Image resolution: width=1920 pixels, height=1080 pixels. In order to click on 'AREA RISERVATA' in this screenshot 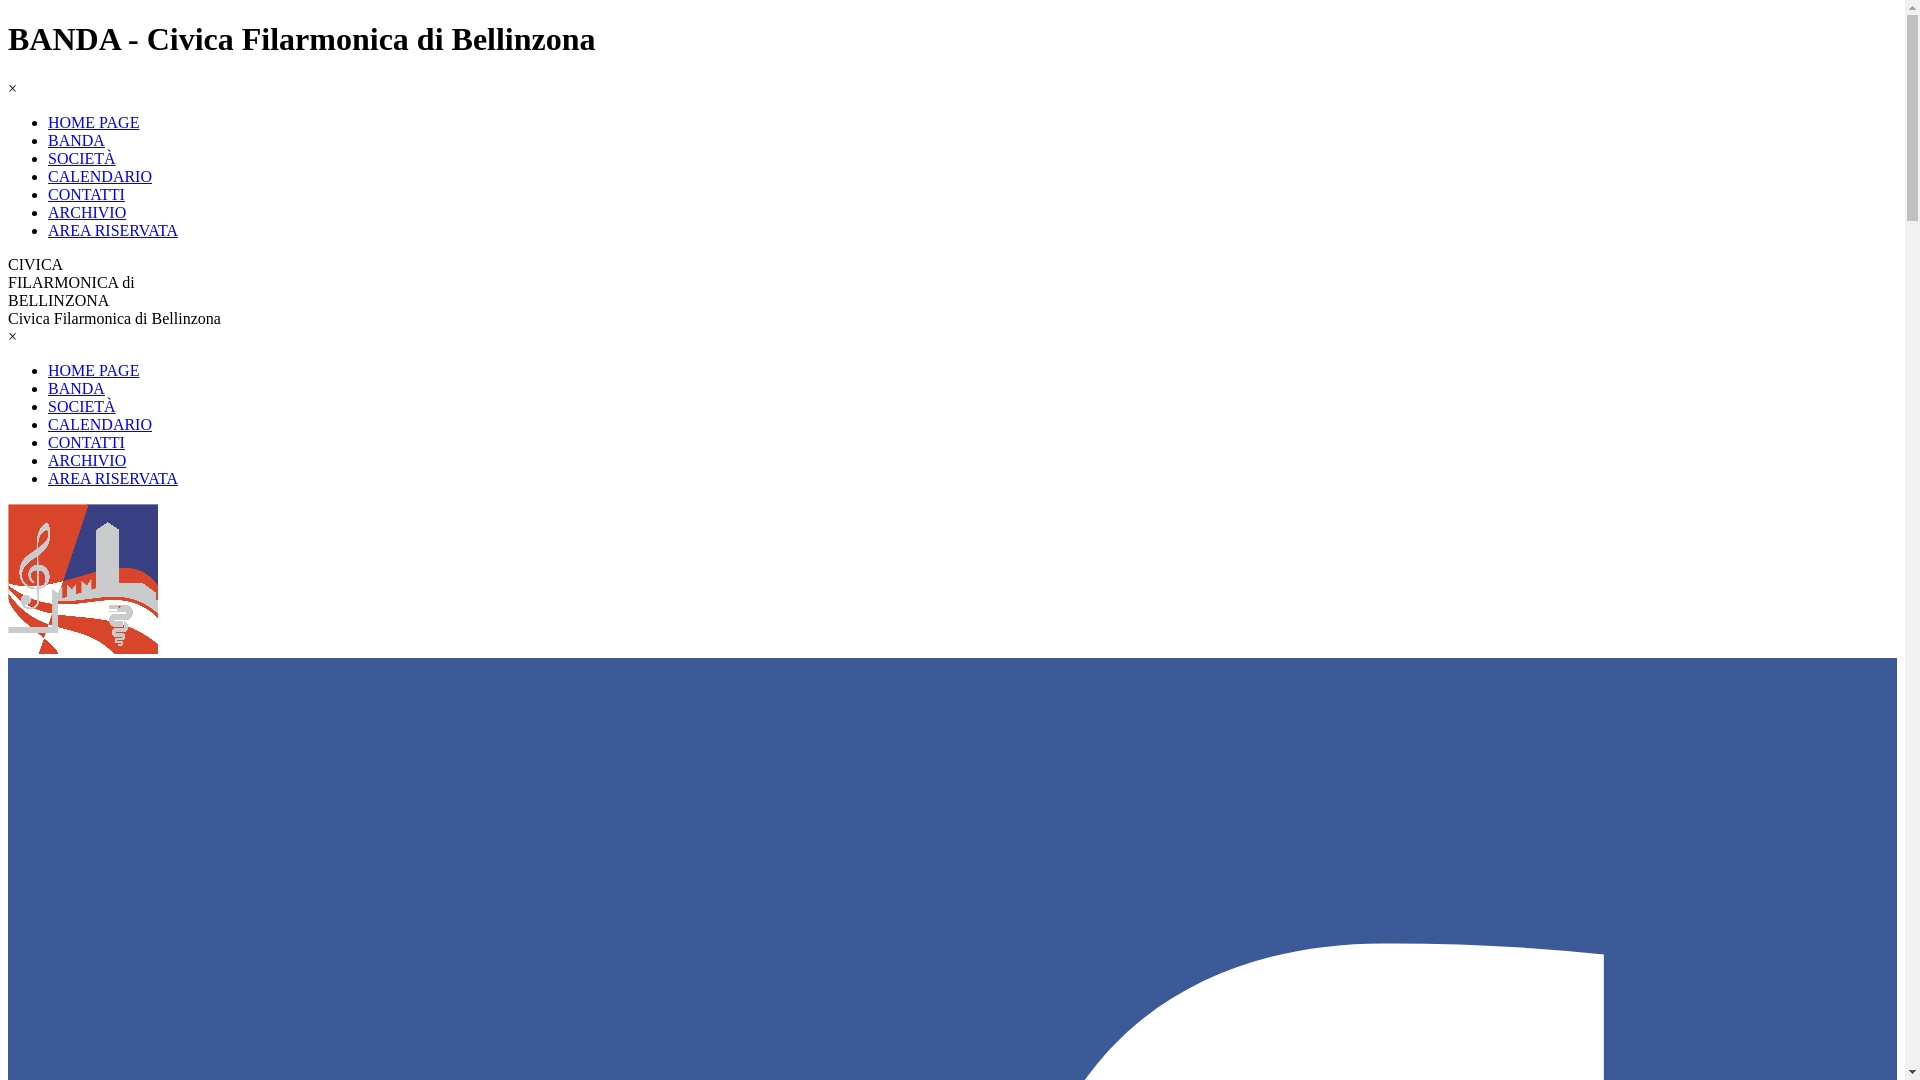, I will do `click(48, 229)`.